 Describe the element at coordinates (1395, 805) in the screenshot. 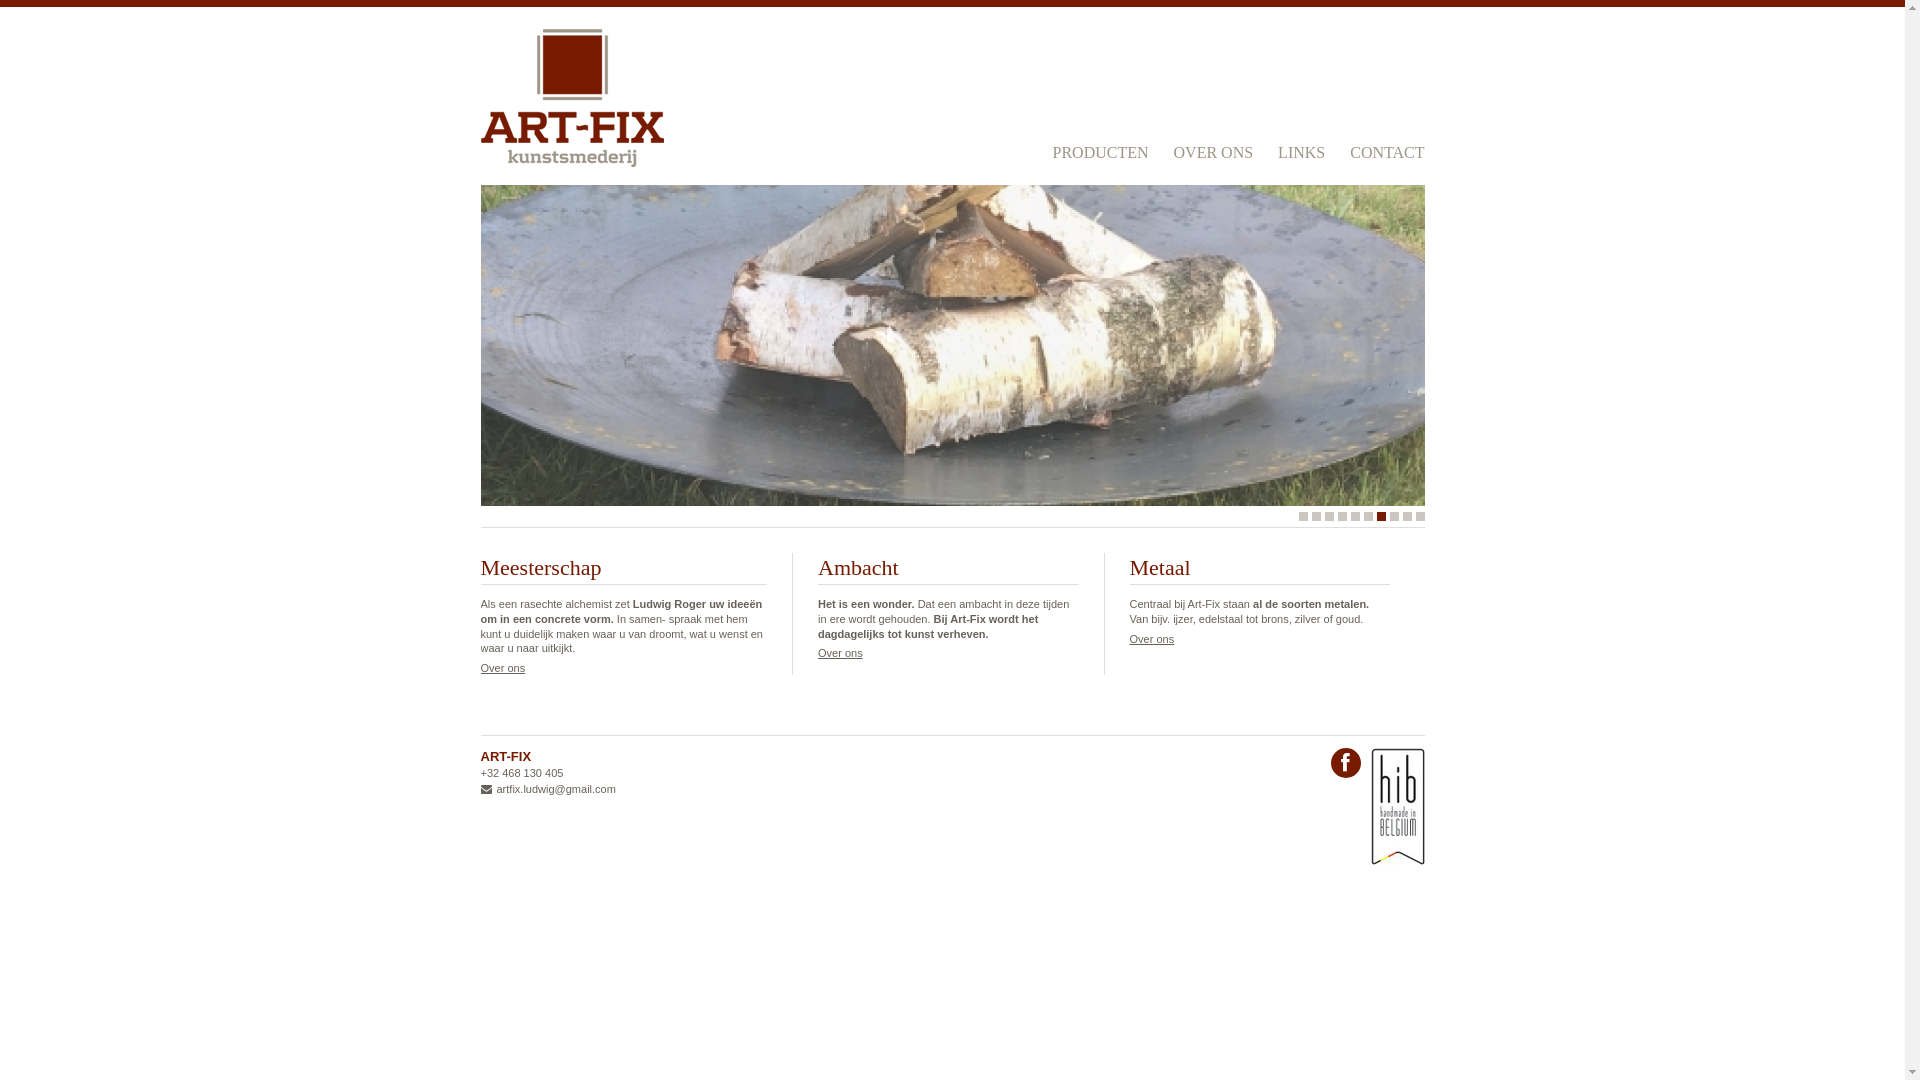

I see `'Handmade in Belgium'` at that location.